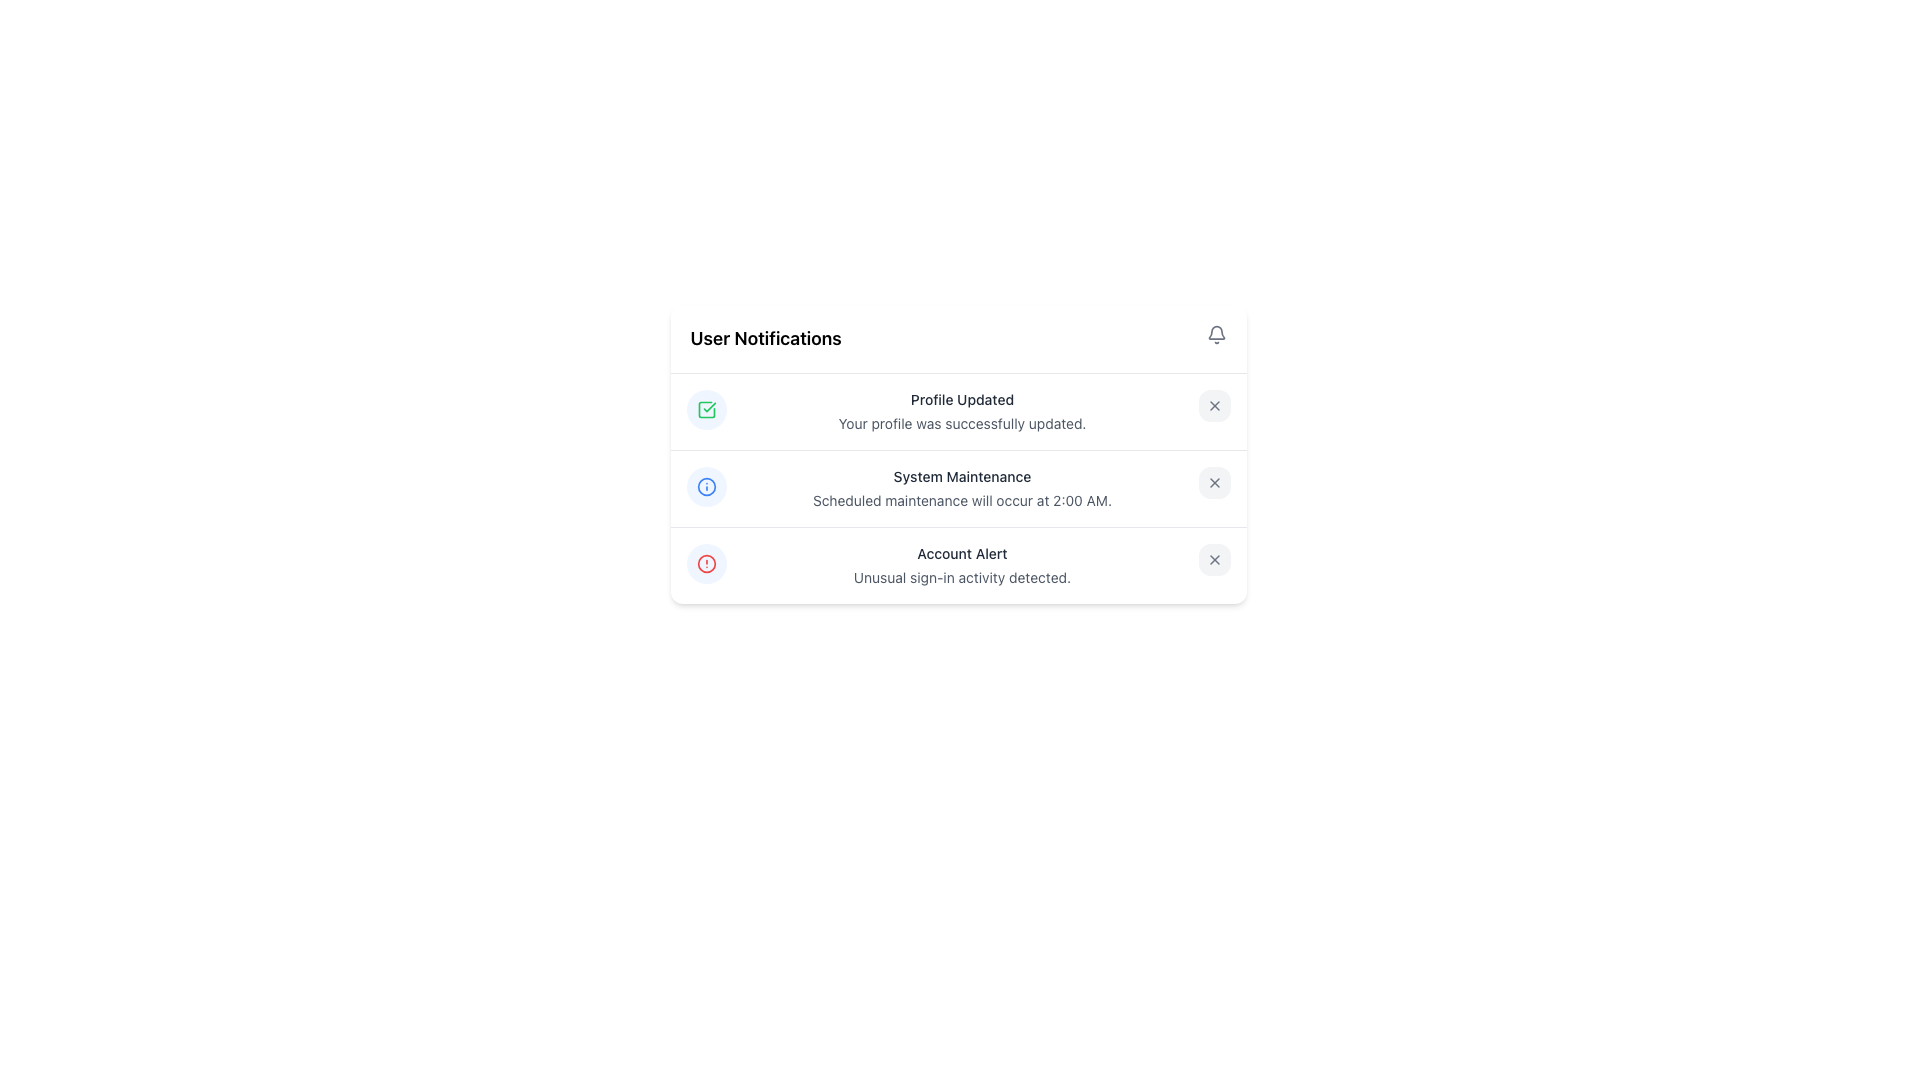 The image size is (1920, 1080). What do you see at coordinates (962, 411) in the screenshot?
I see `text content of the first informational text block in the notification list, which confirms the success of a profile update` at bounding box center [962, 411].